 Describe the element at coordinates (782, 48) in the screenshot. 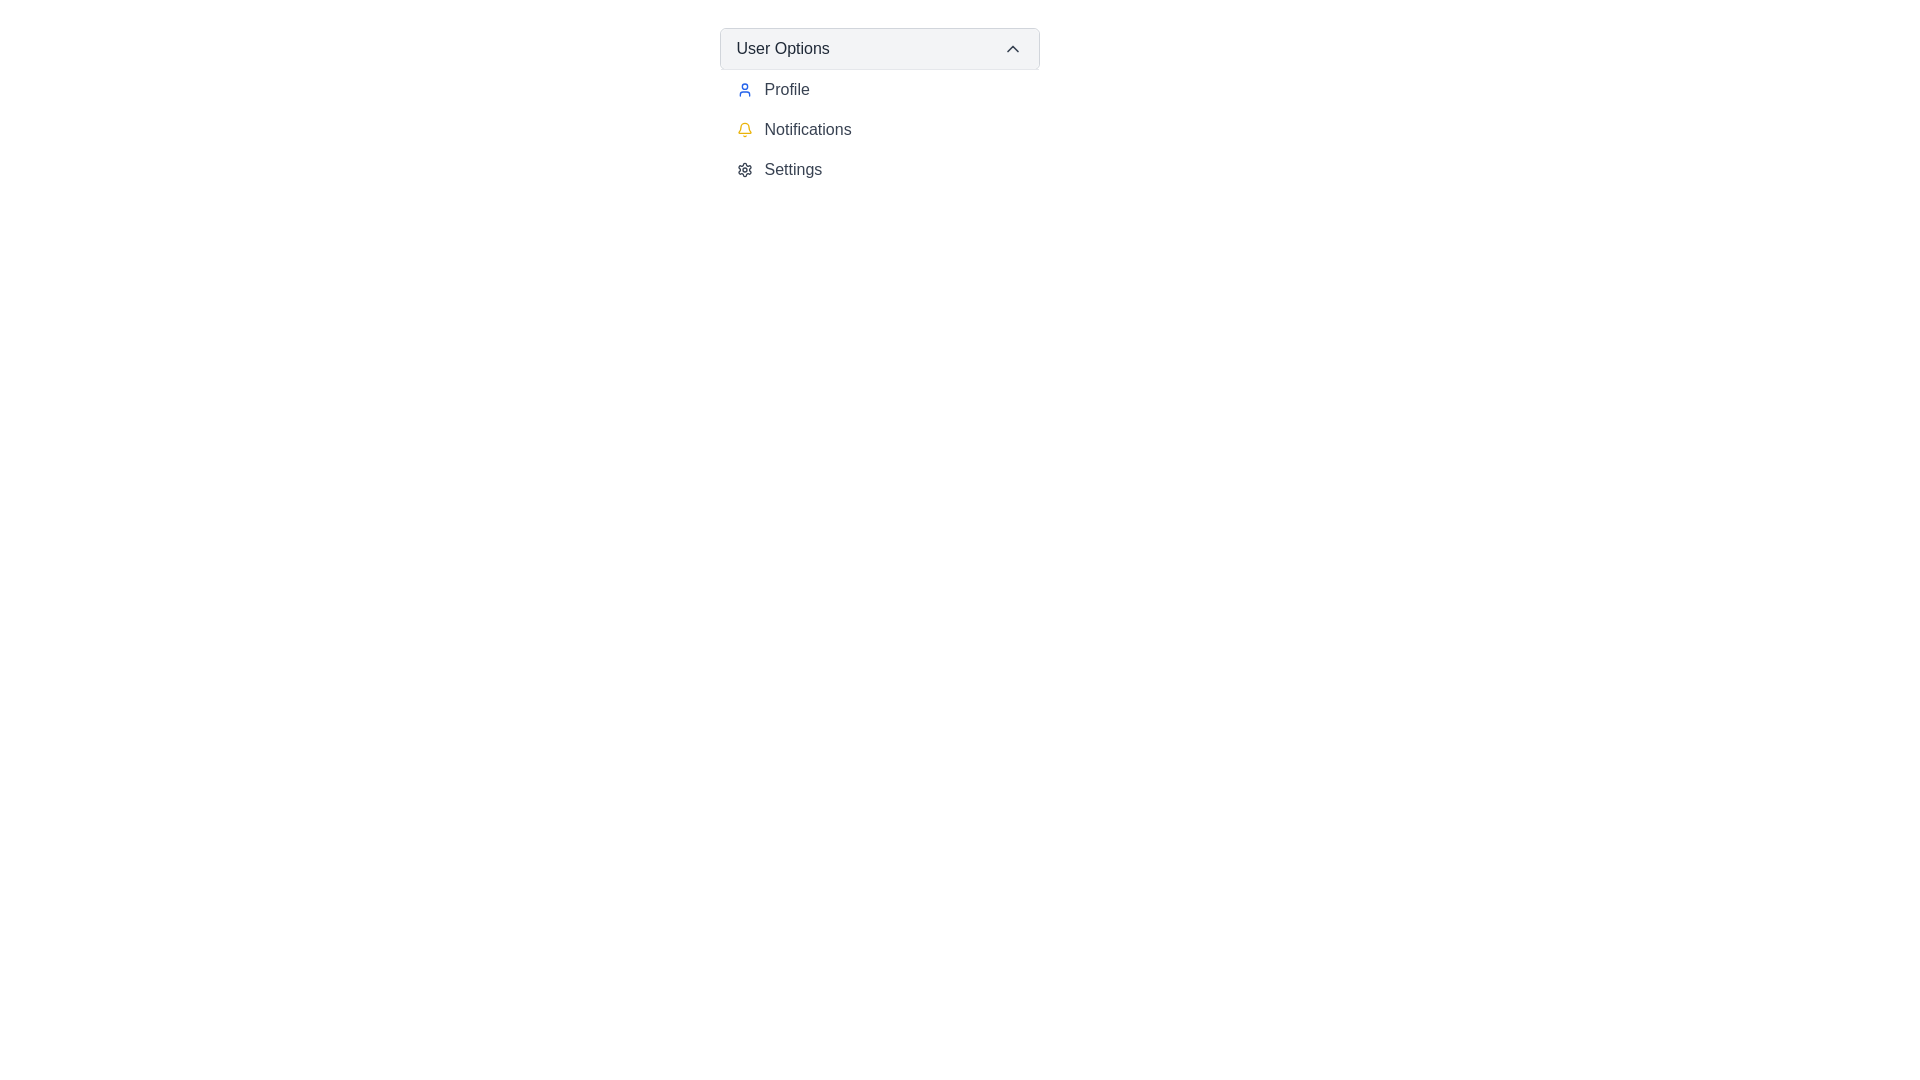

I see `the text label that serves as the title for the dropdown menu, providing contextual information for users` at that location.